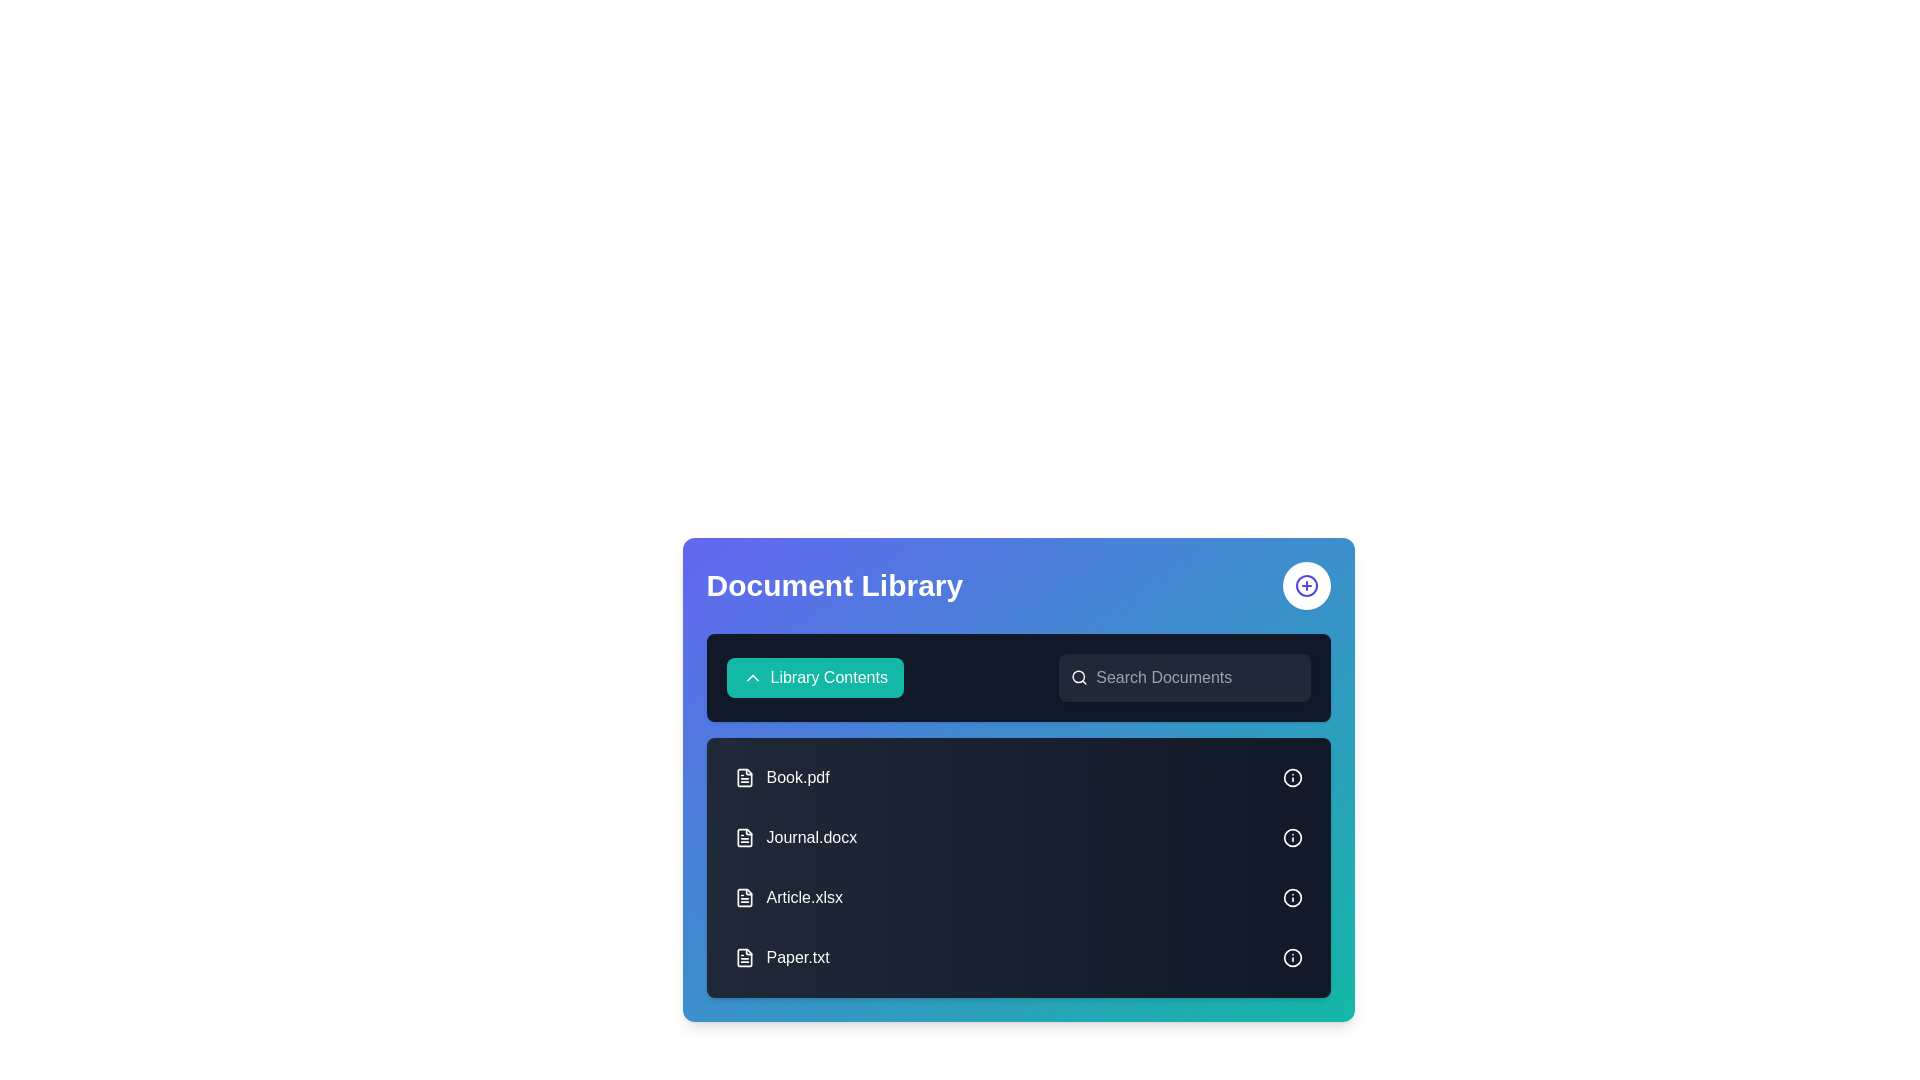  Describe the element at coordinates (743, 956) in the screenshot. I see `the document icon that resembles a sheet of paper with a folded corner, located to the left of the text 'Paper.txt' in the 'Document Library'` at that location.